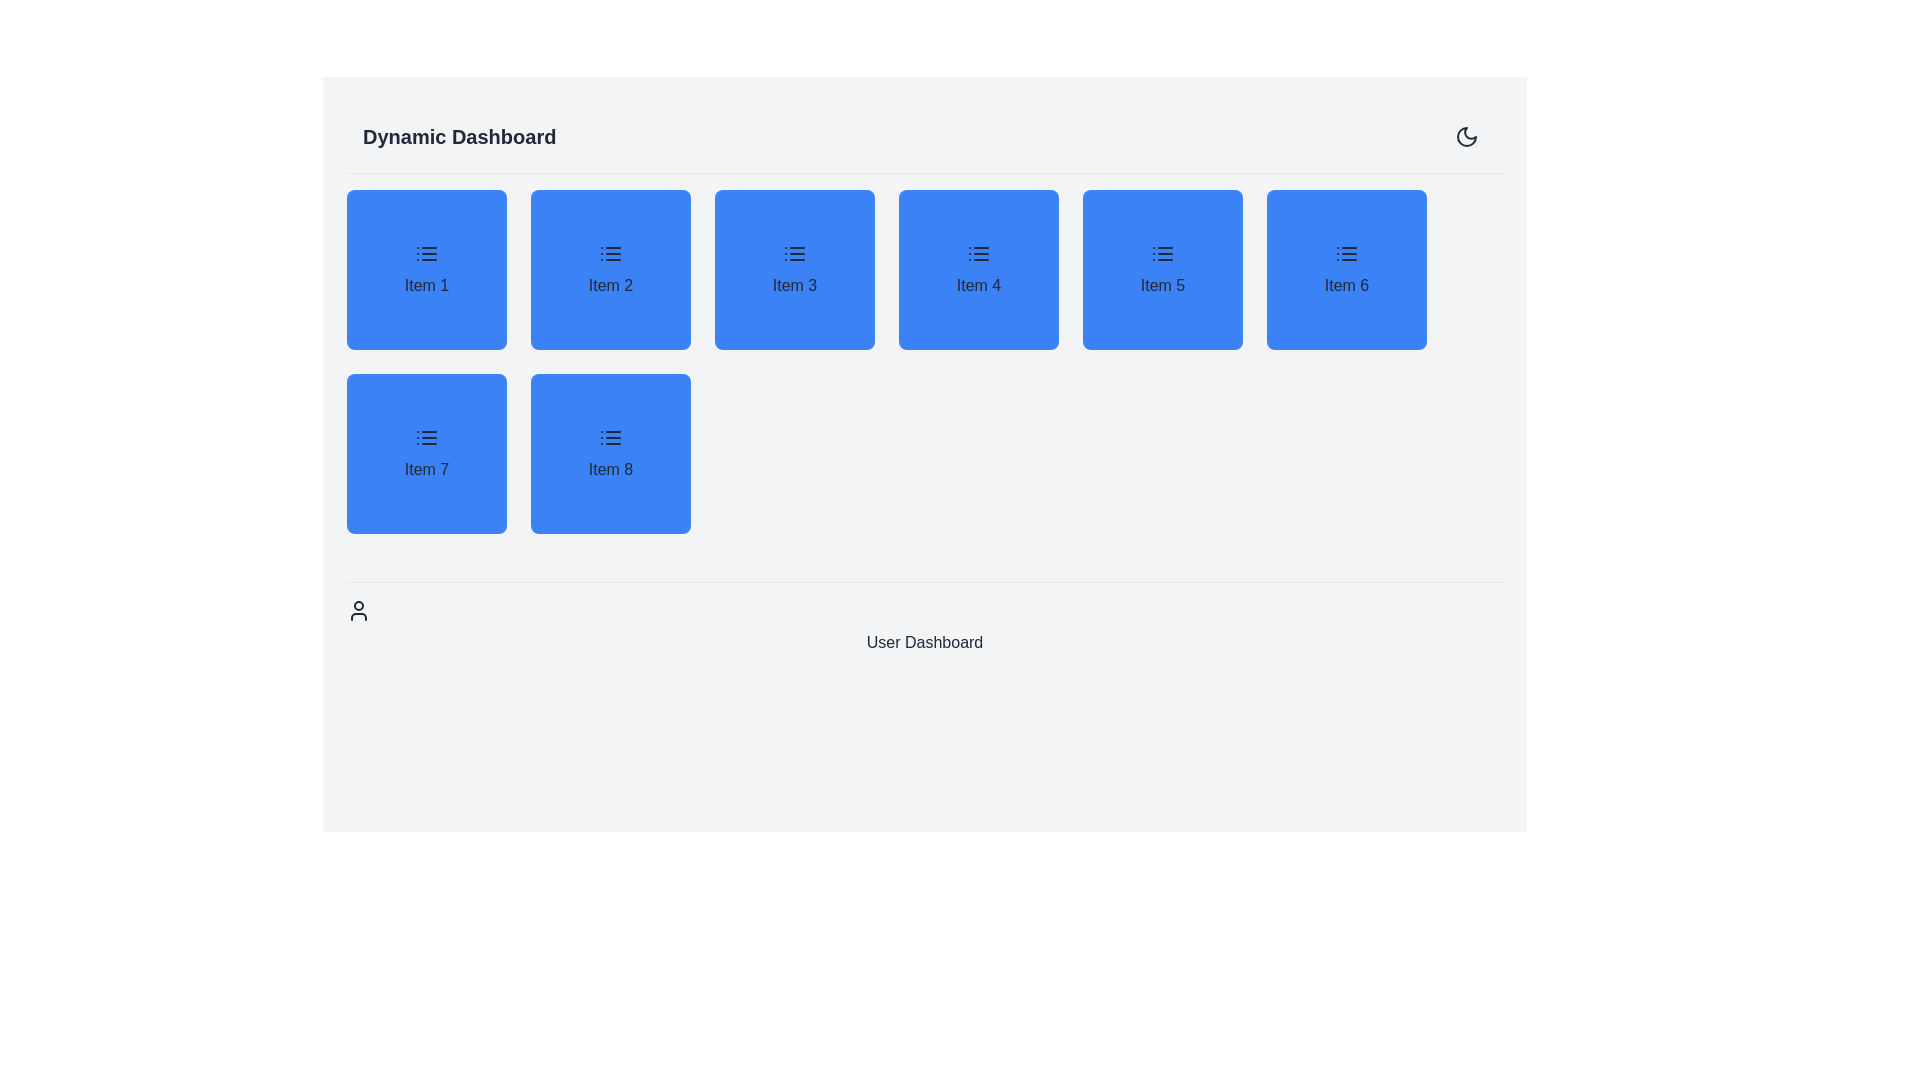  I want to click on the text label located within the first blue card of the grid layout, positioned beneath an icon, so click(426, 285).